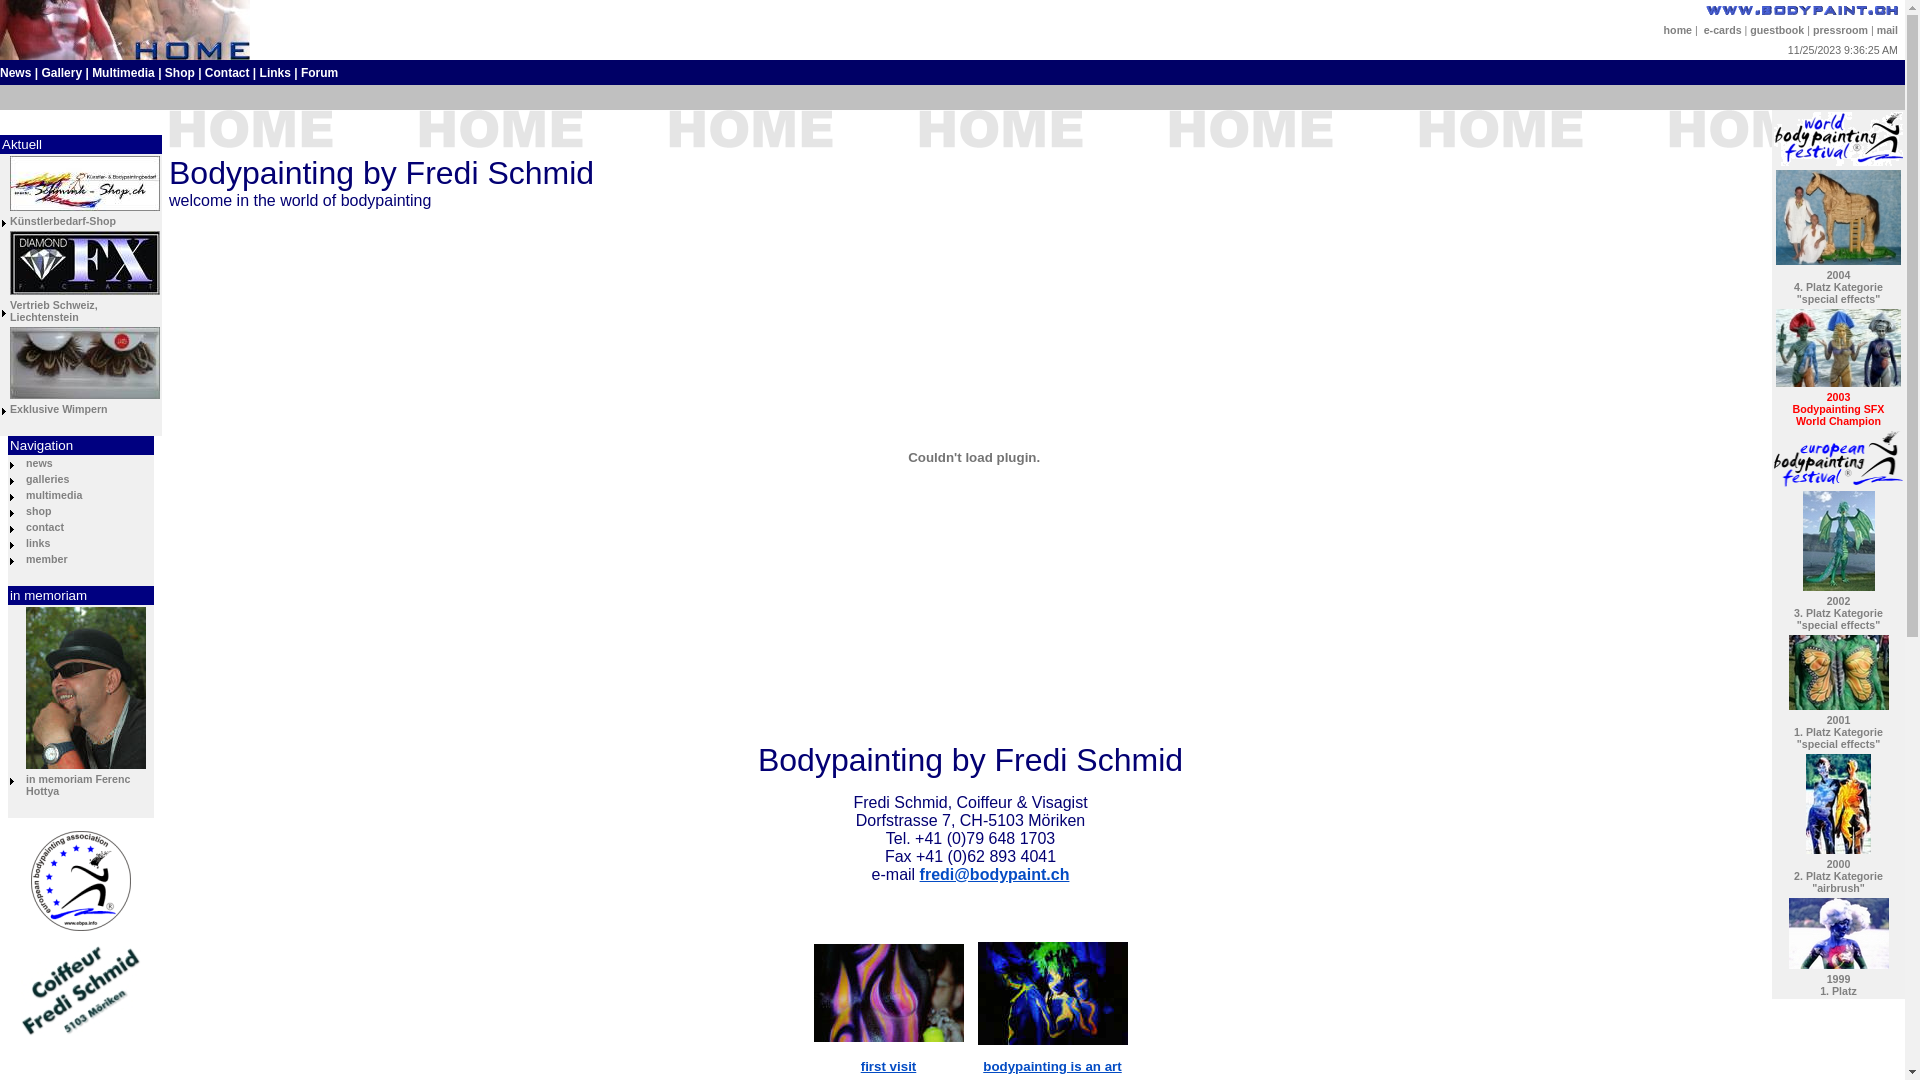 The width and height of the screenshot is (1920, 1080). What do you see at coordinates (1838, 612) in the screenshot?
I see `'2002` at bounding box center [1838, 612].